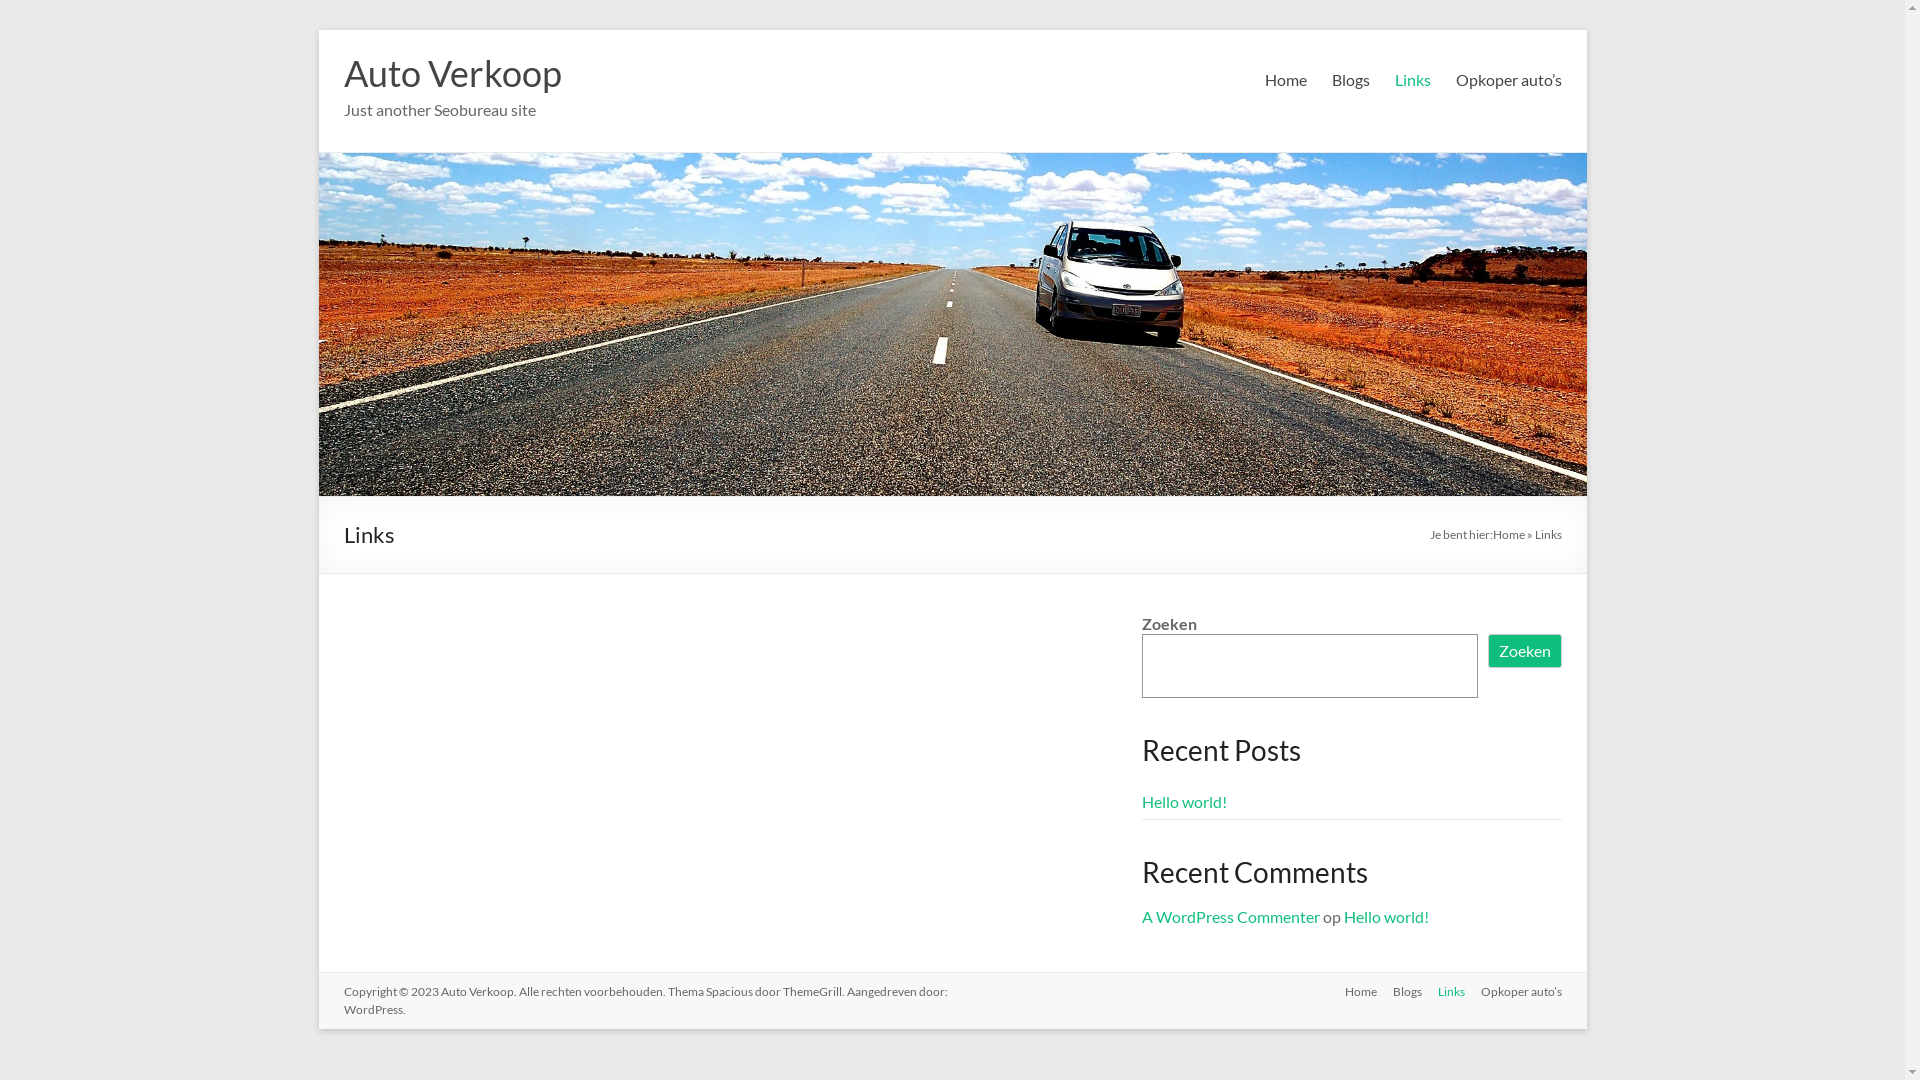 The image size is (1920, 1080). I want to click on 'Hello world!', so click(1385, 916).